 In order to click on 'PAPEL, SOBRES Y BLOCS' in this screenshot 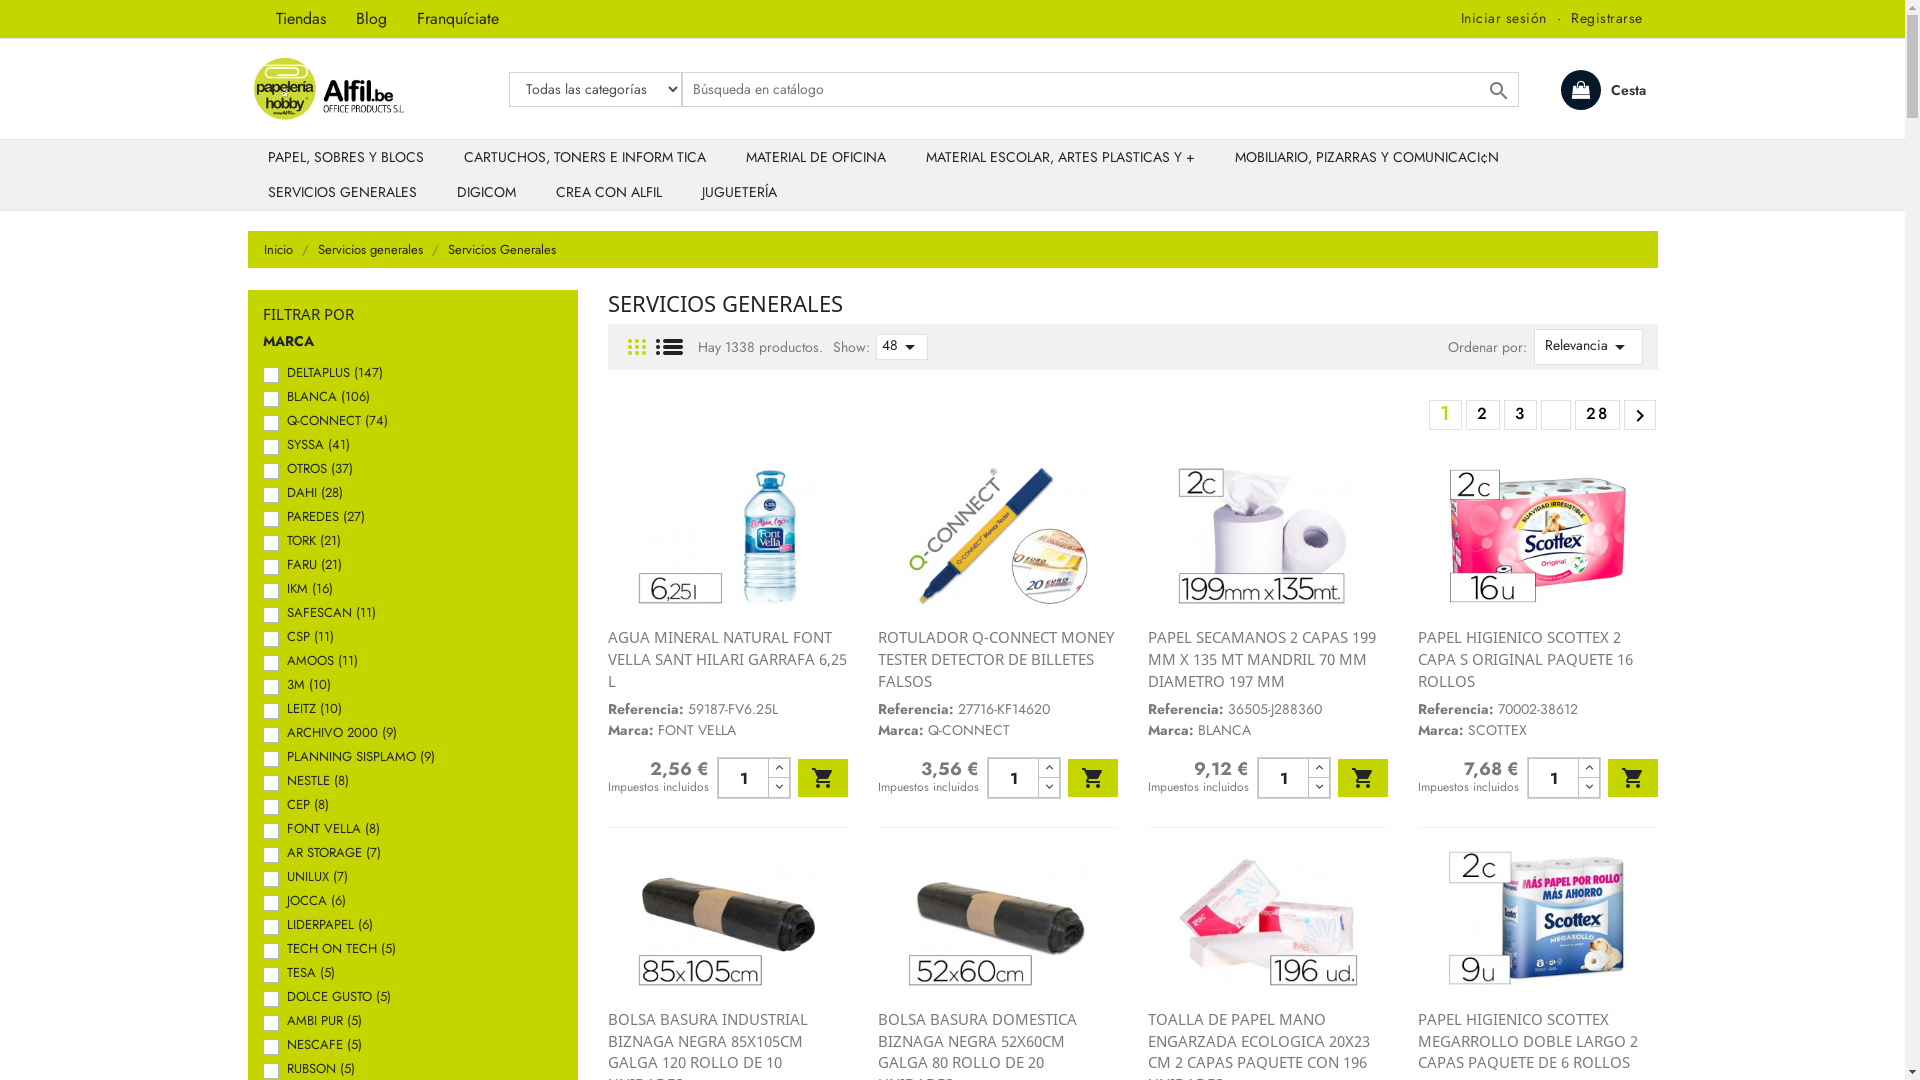, I will do `click(345, 156)`.